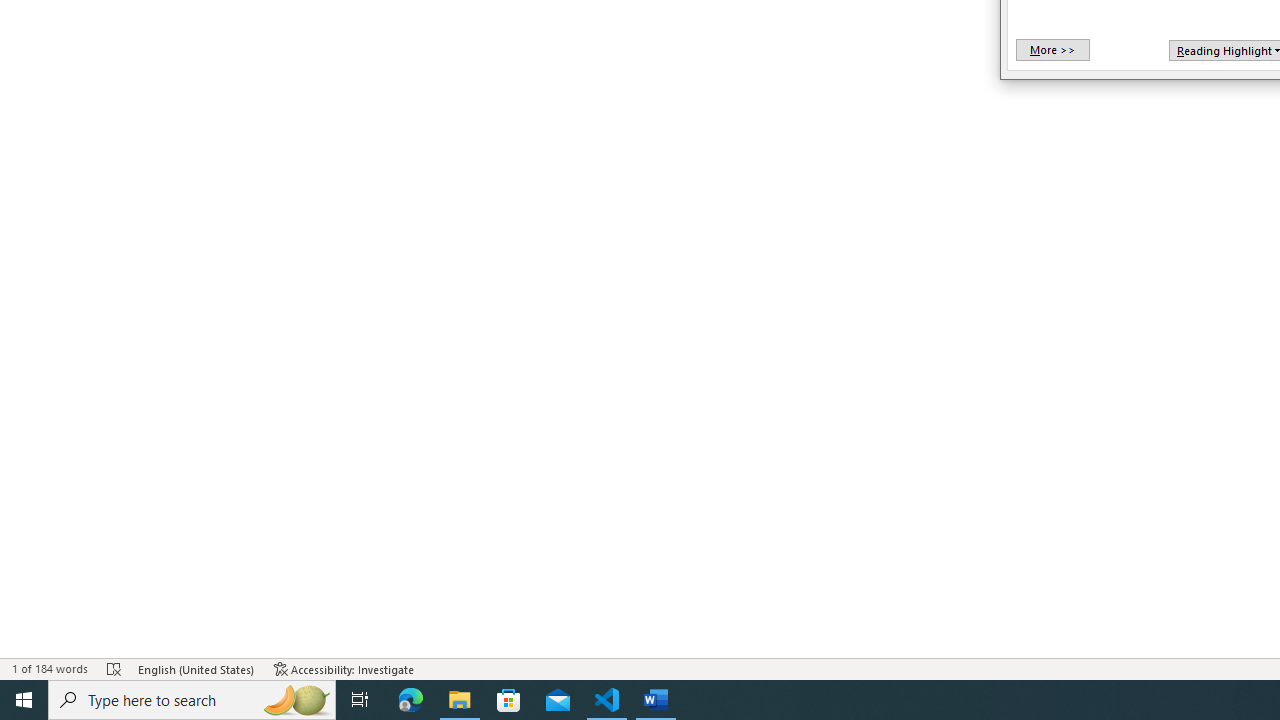 The width and height of the screenshot is (1280, 720). What do you see at coordinates (113, 669) in the screenshot?
I see `'Spelling and Grammar Check Errors'` at bounding box center [113, 669].